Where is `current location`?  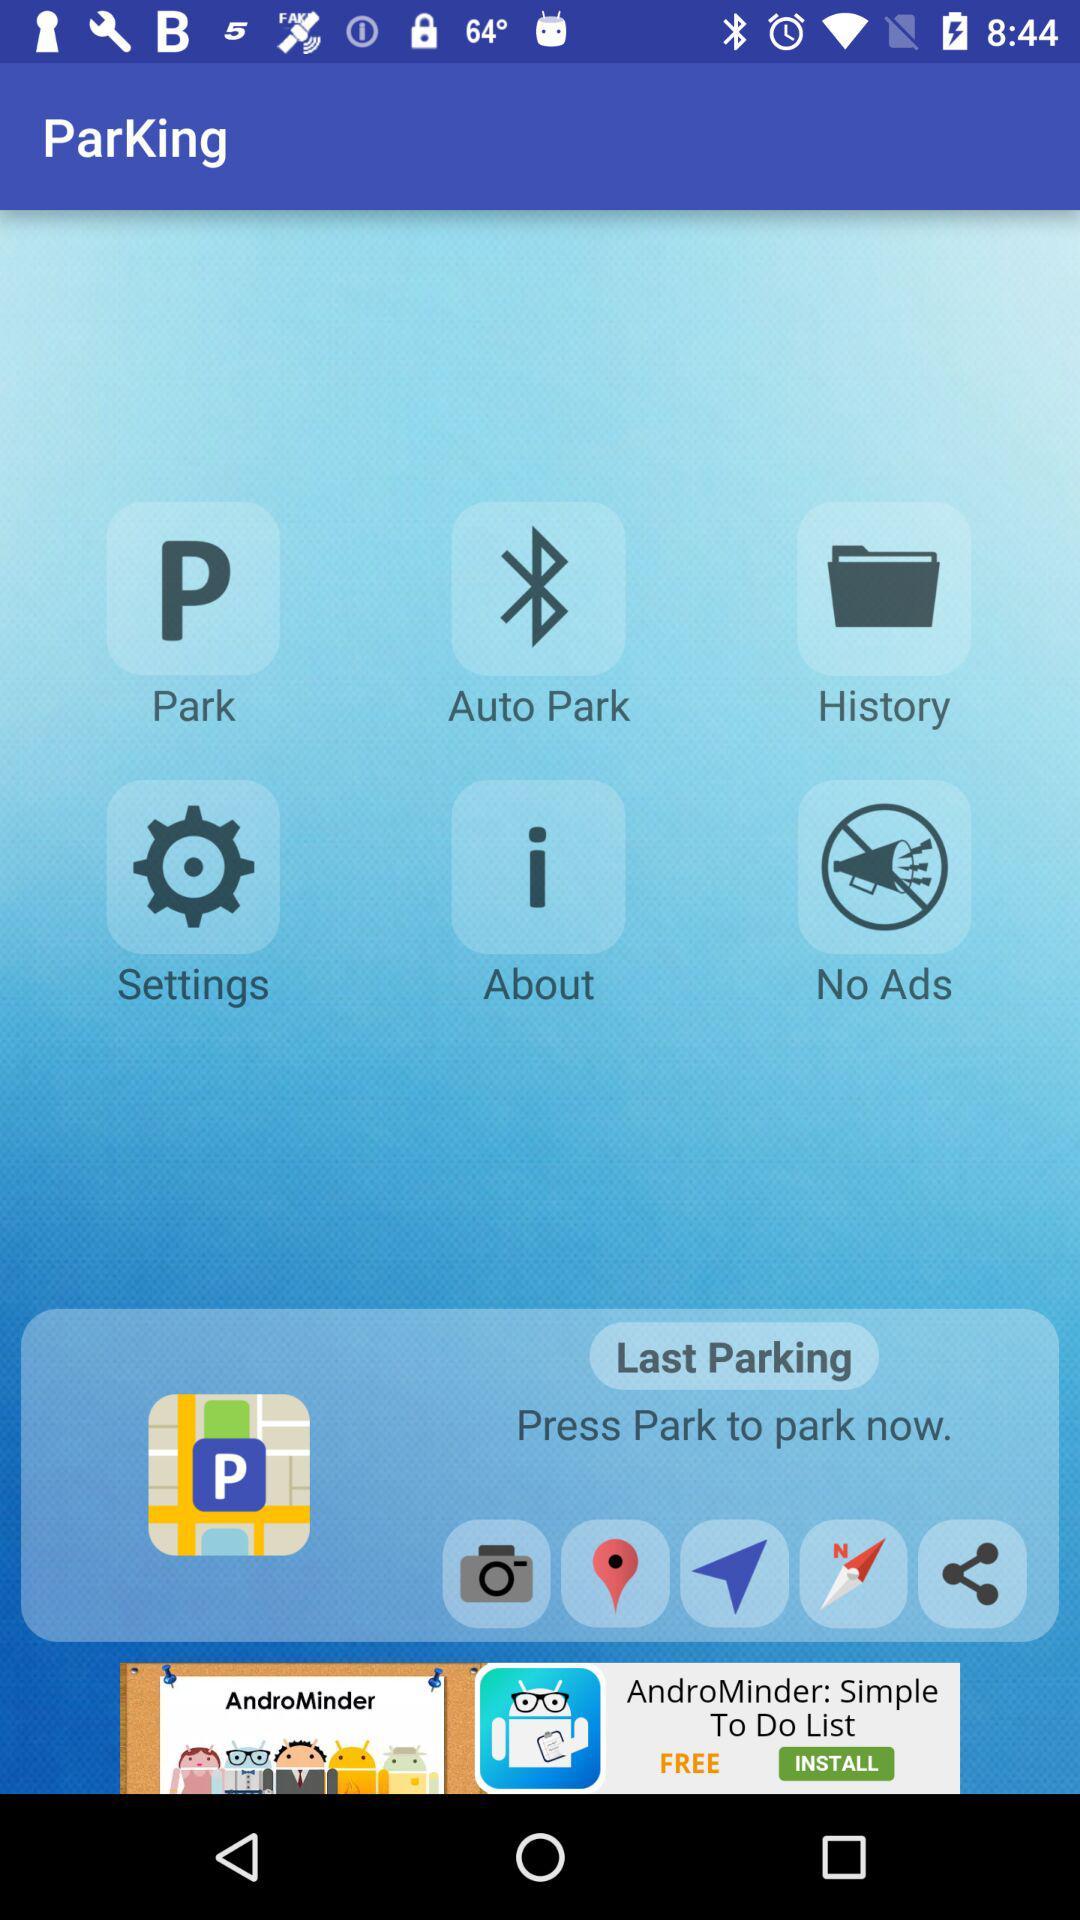
current location is located at coordinates (614, 1572).